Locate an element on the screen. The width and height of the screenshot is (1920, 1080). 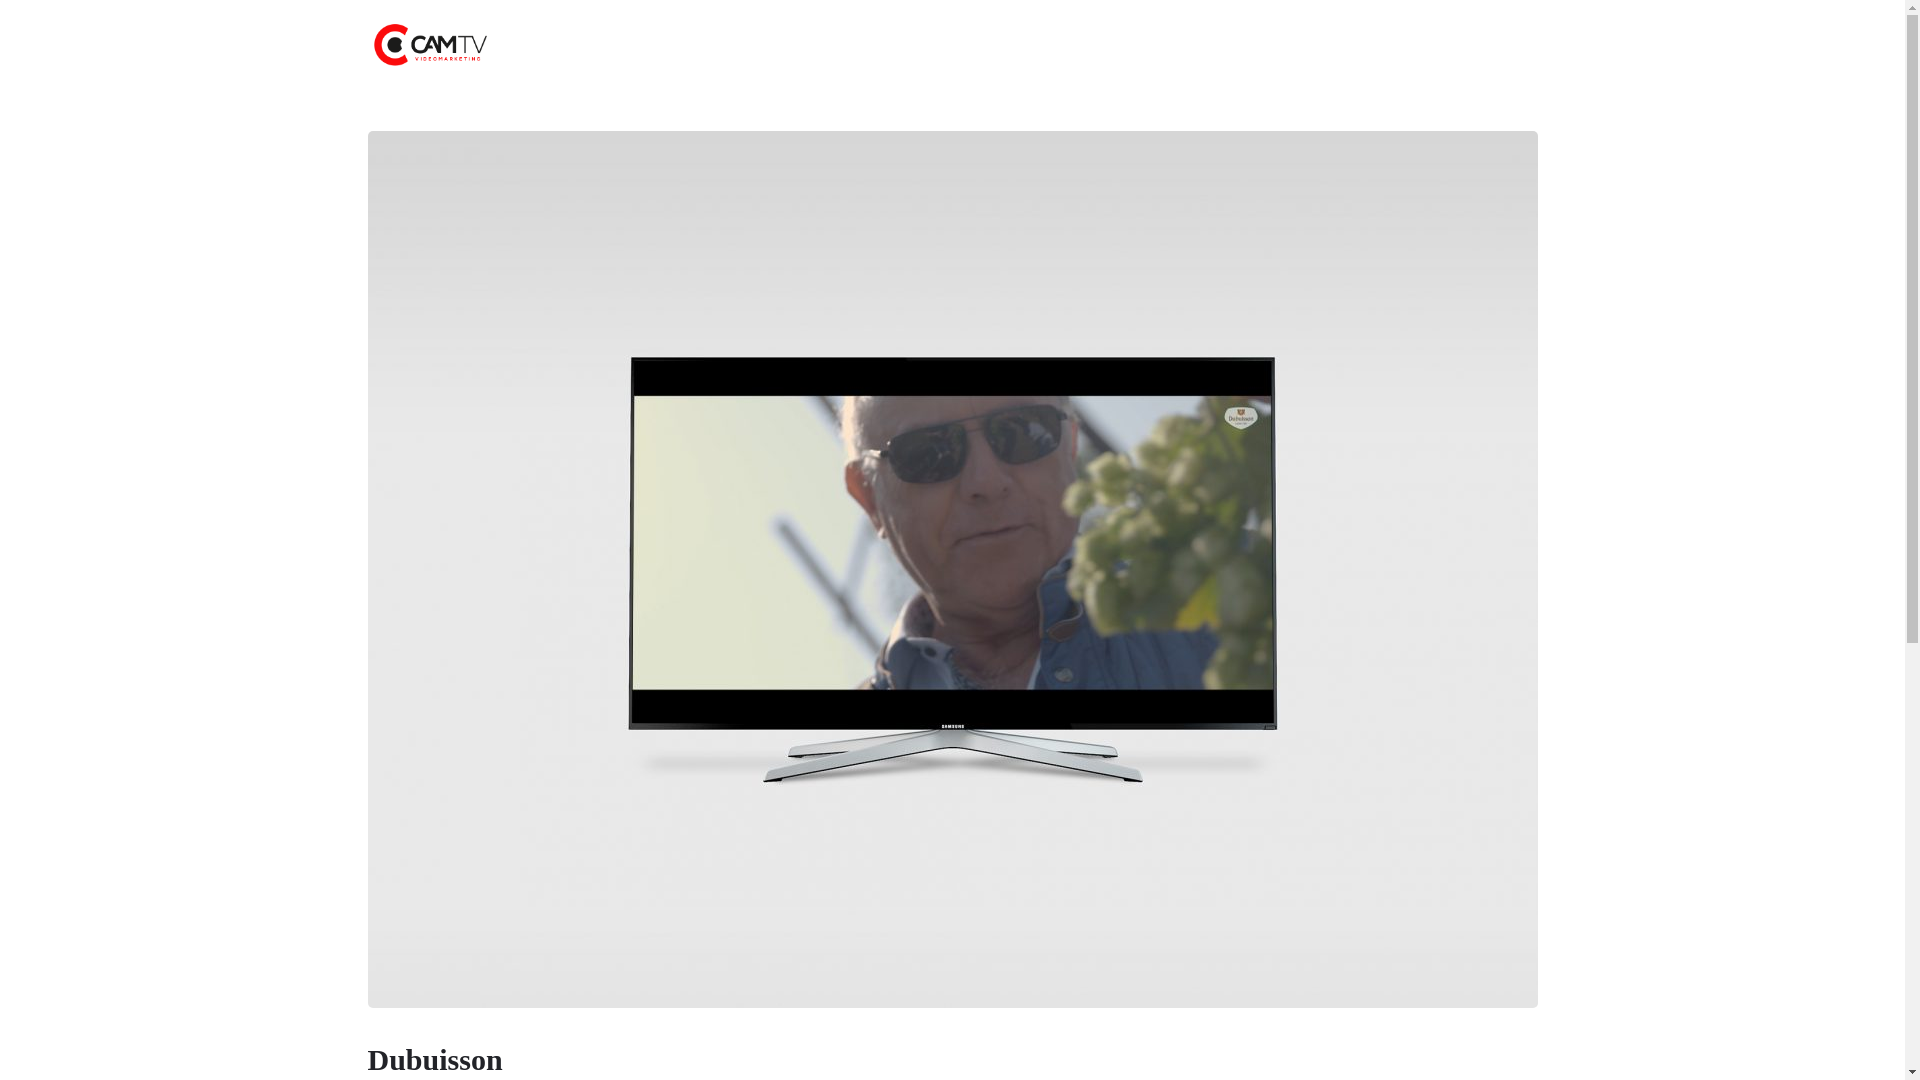
'SERVICES' is located at coordinates (876, 45).